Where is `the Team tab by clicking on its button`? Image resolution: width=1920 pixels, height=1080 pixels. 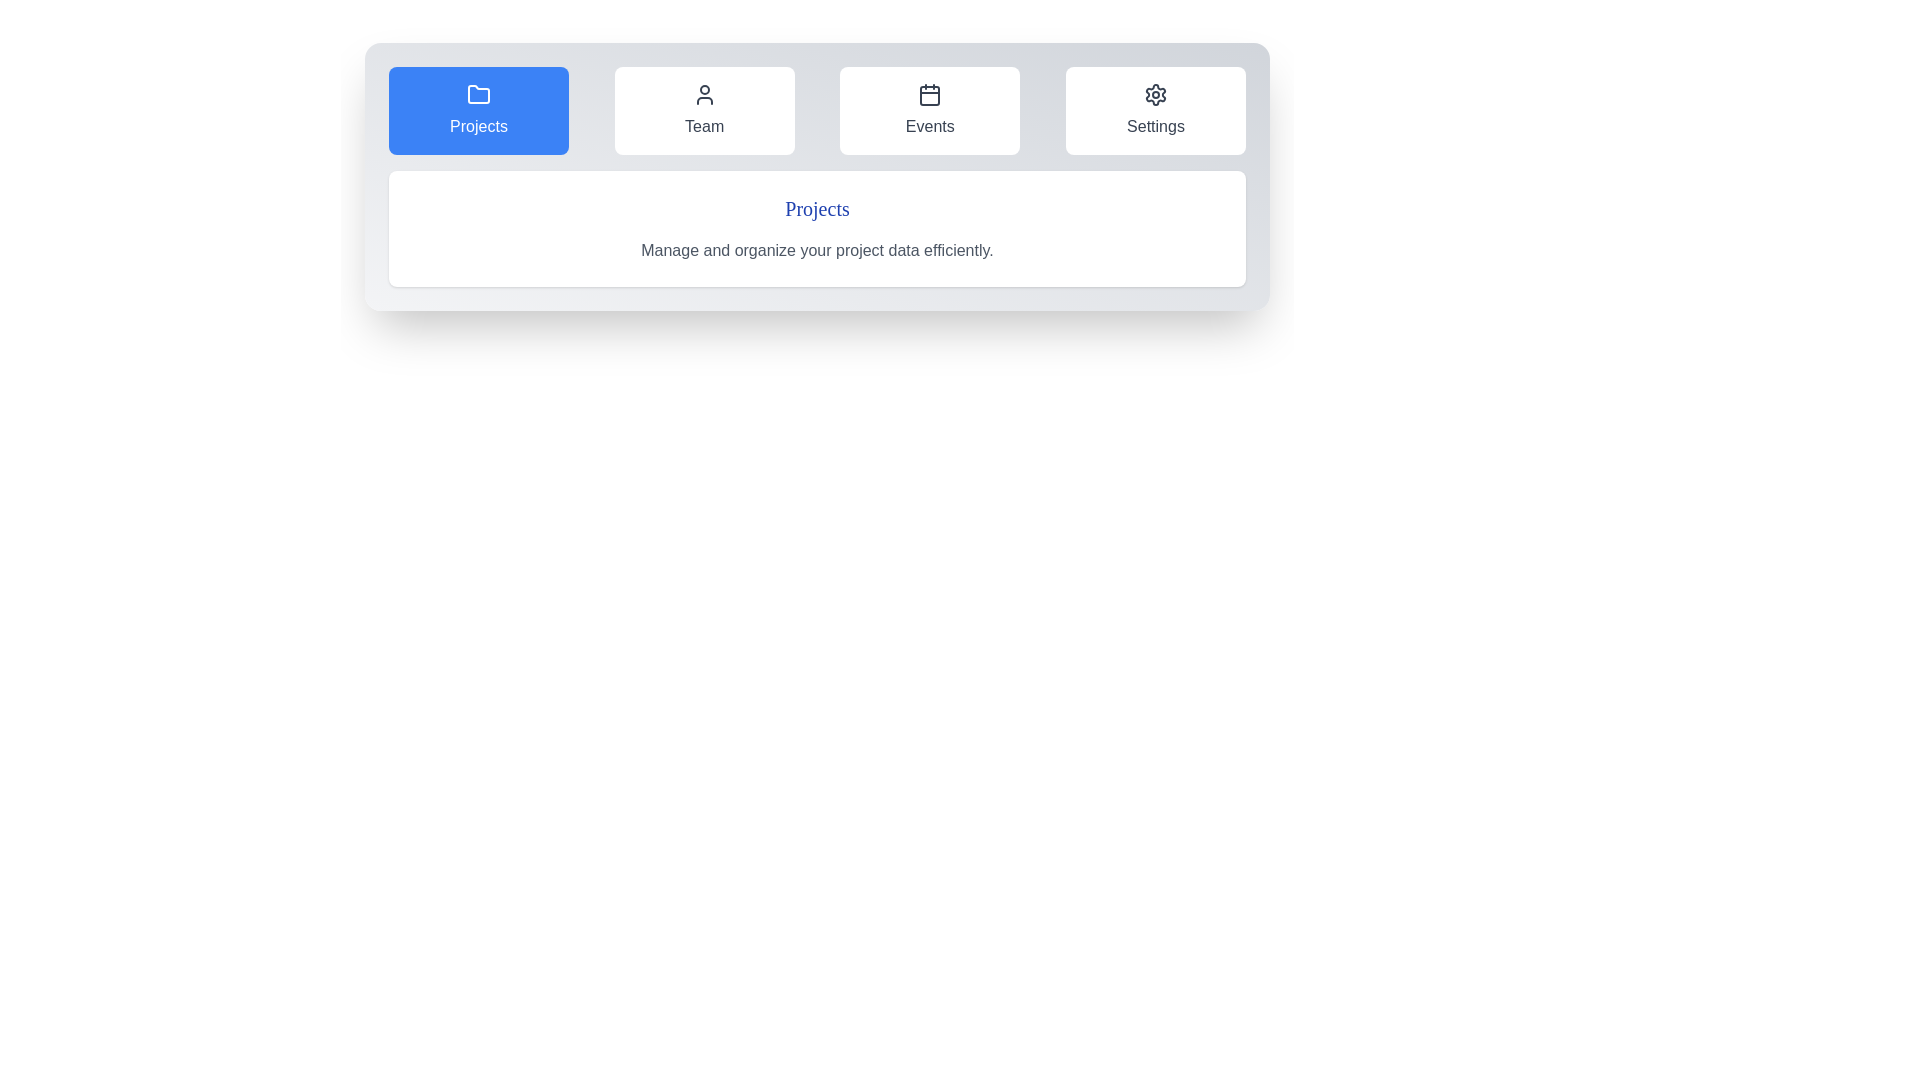
the Team tab by clicking on its button is located at coordinates (704, 111).